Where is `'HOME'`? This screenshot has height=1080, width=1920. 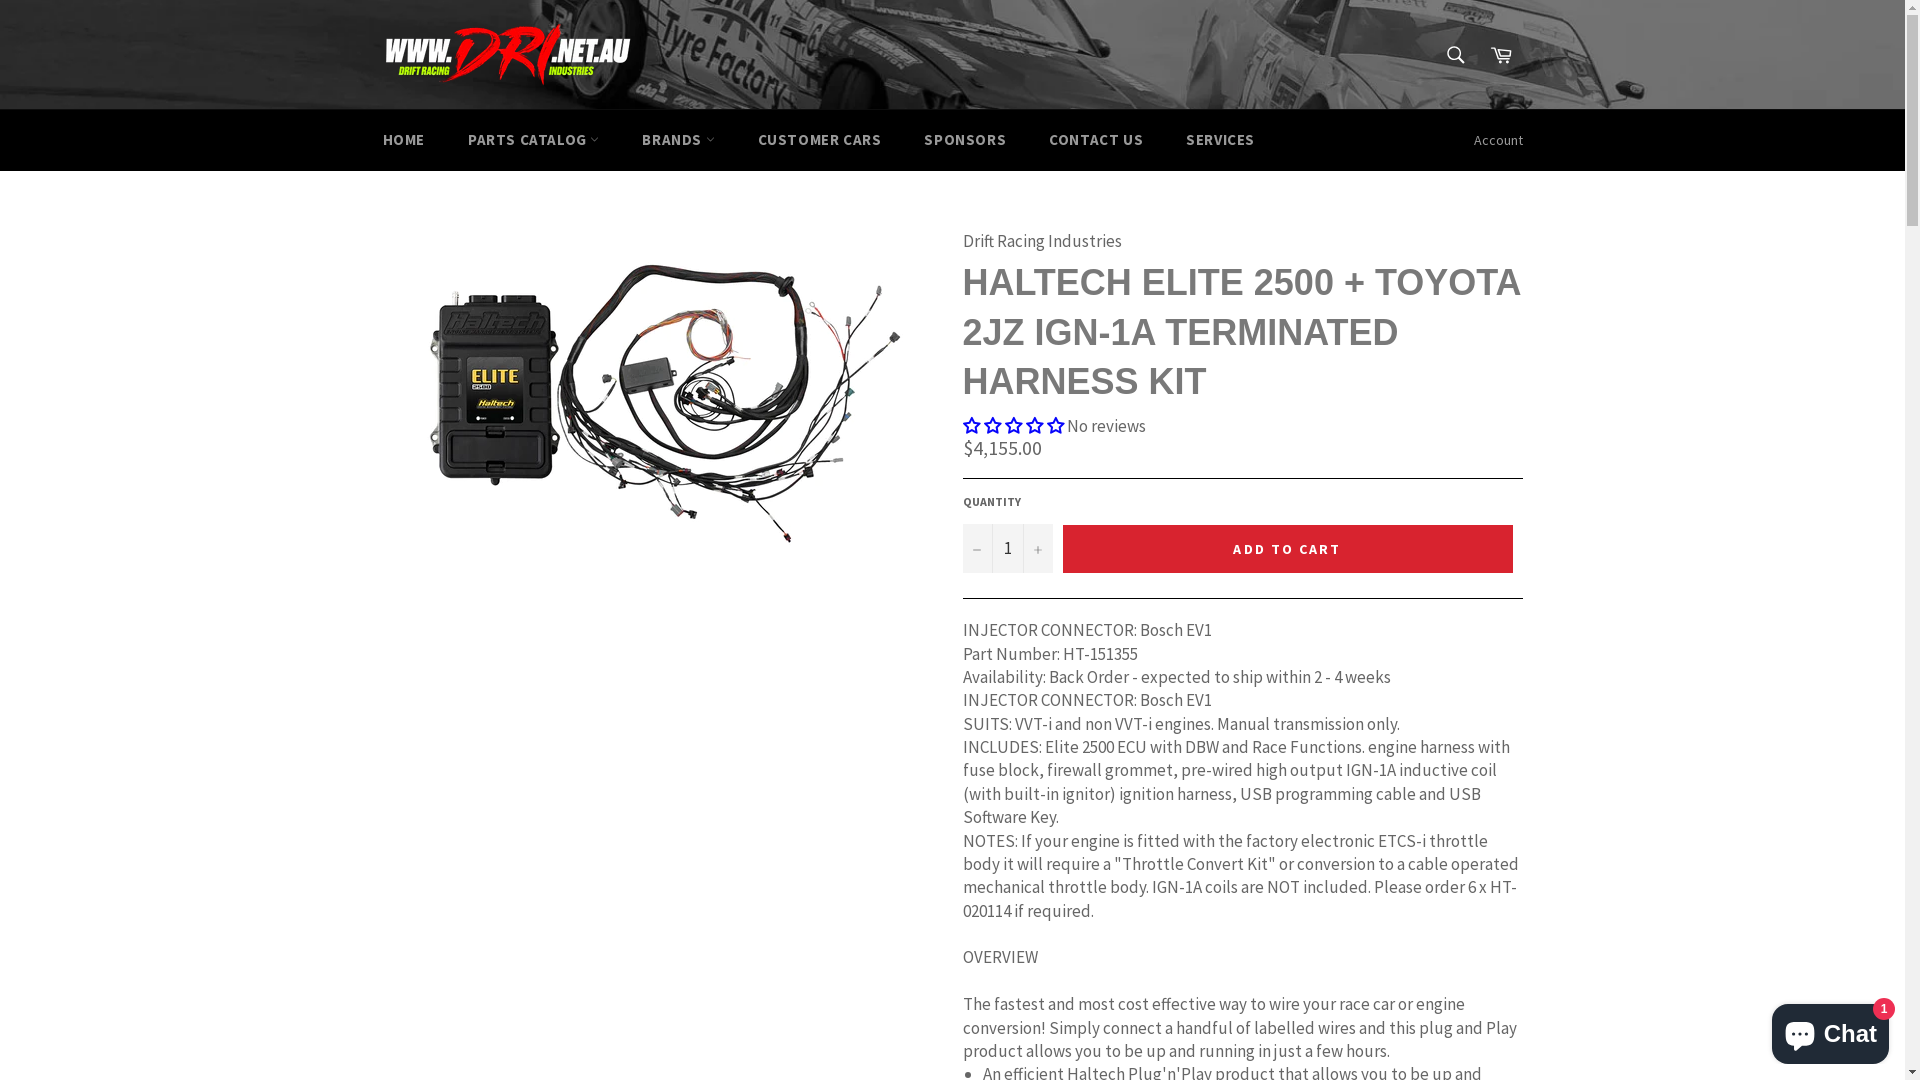 'HOME' is located at coordinates (402, 139).